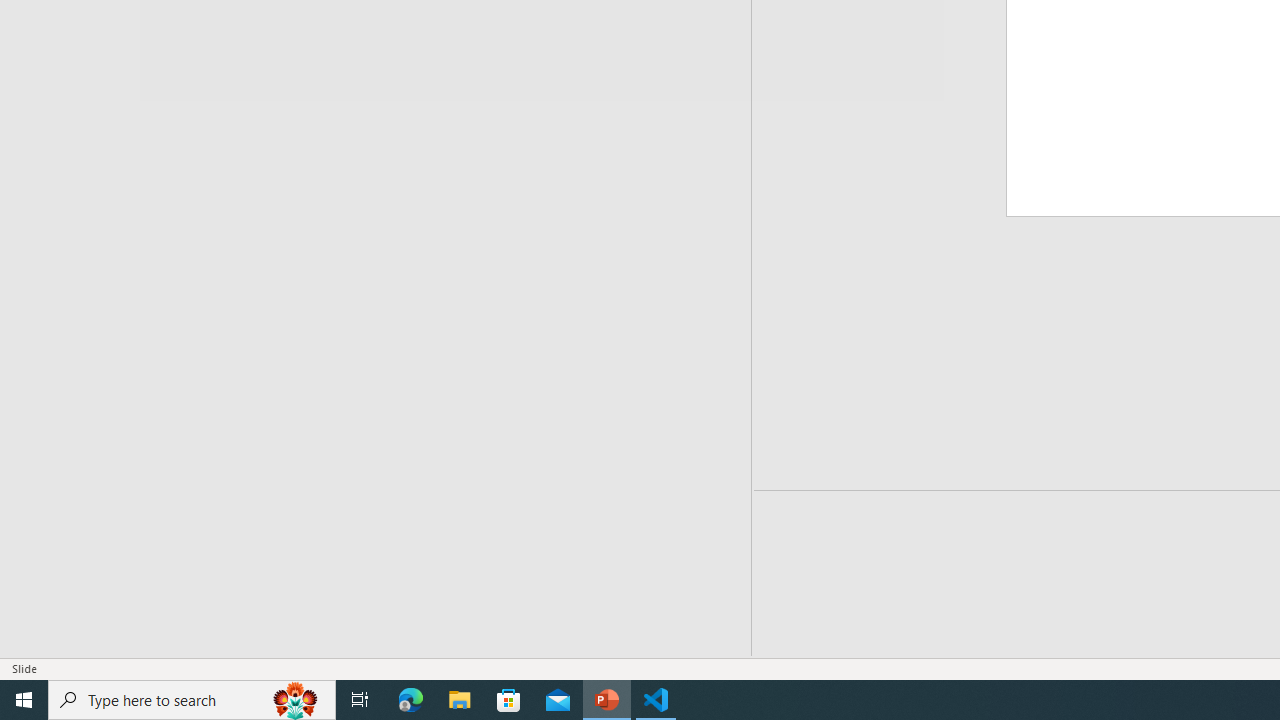 The height and width of the screenshot is (720, 1280). Describe the element at coordinates (656, 698) in the screenshot. I see `'Visual Studio Code - 1 running window'` at that location.